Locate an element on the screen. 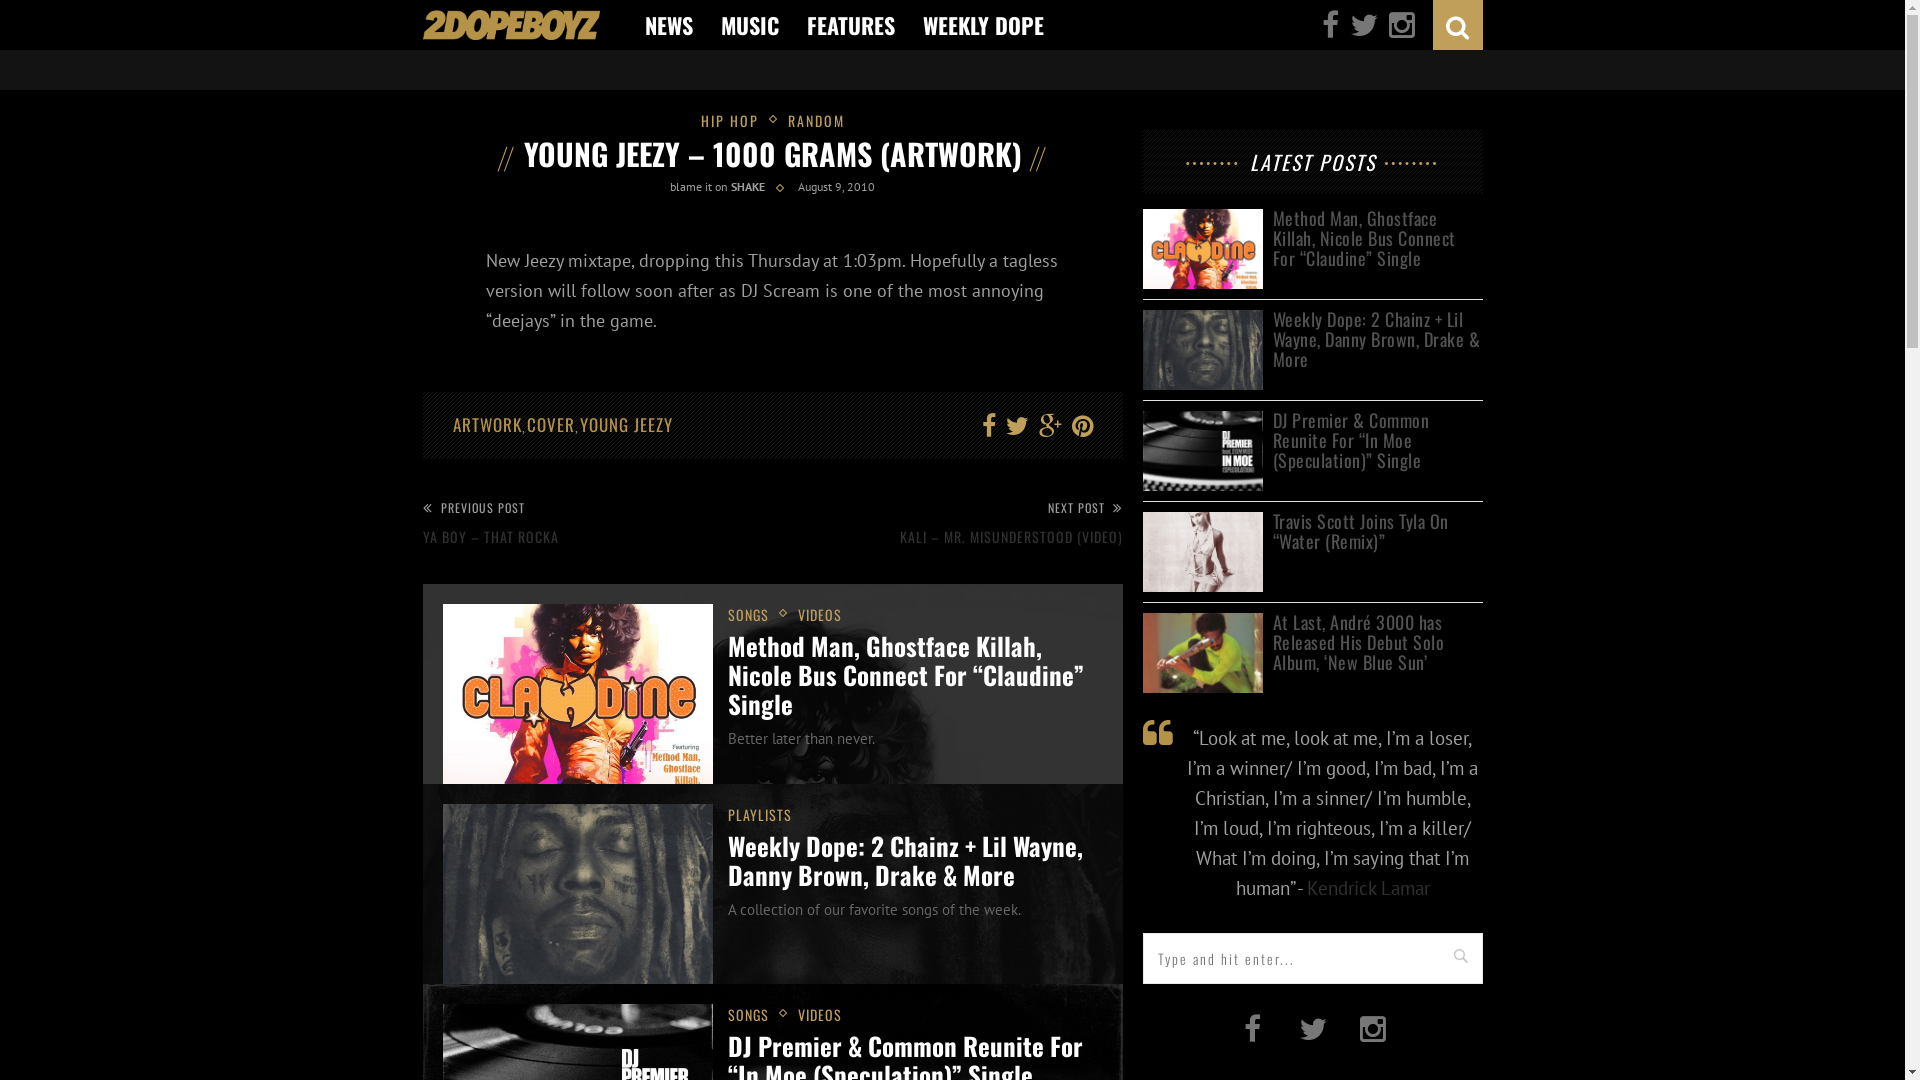 The height and width of the screenshot is (1080, 1920). 'HIP HOP' is located at coordinates (736, 120).